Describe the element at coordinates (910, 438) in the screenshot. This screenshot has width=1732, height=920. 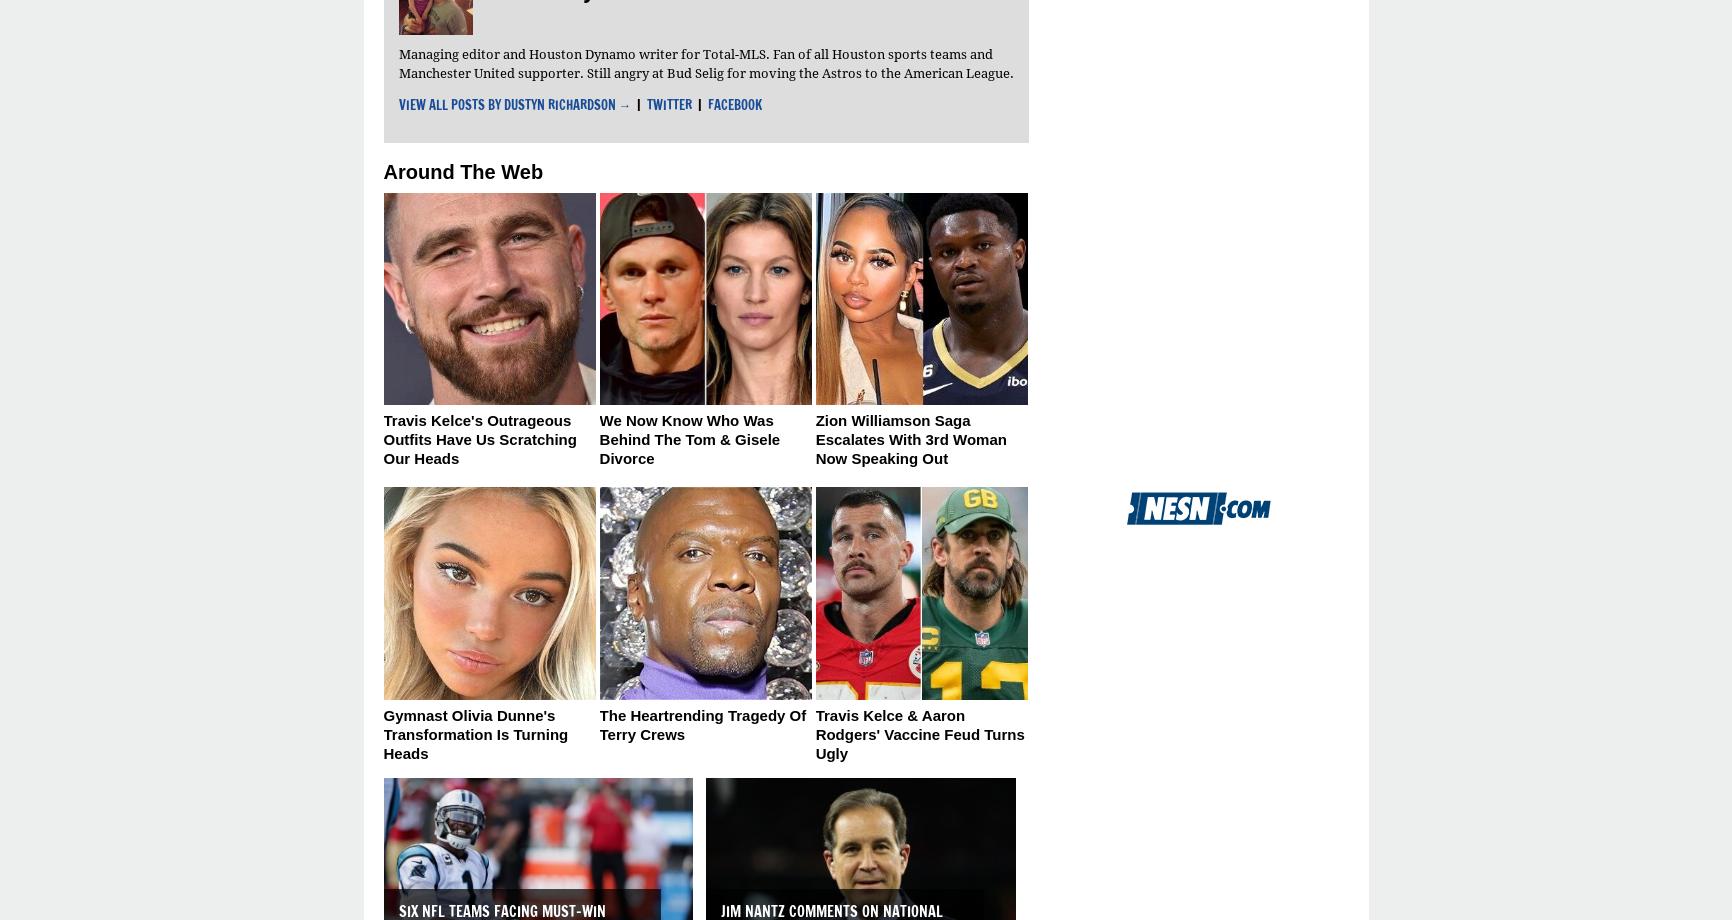
I see `'Zion Williamson Saga Escalates With 3rd Woman Now Speaking Out'` at that location.